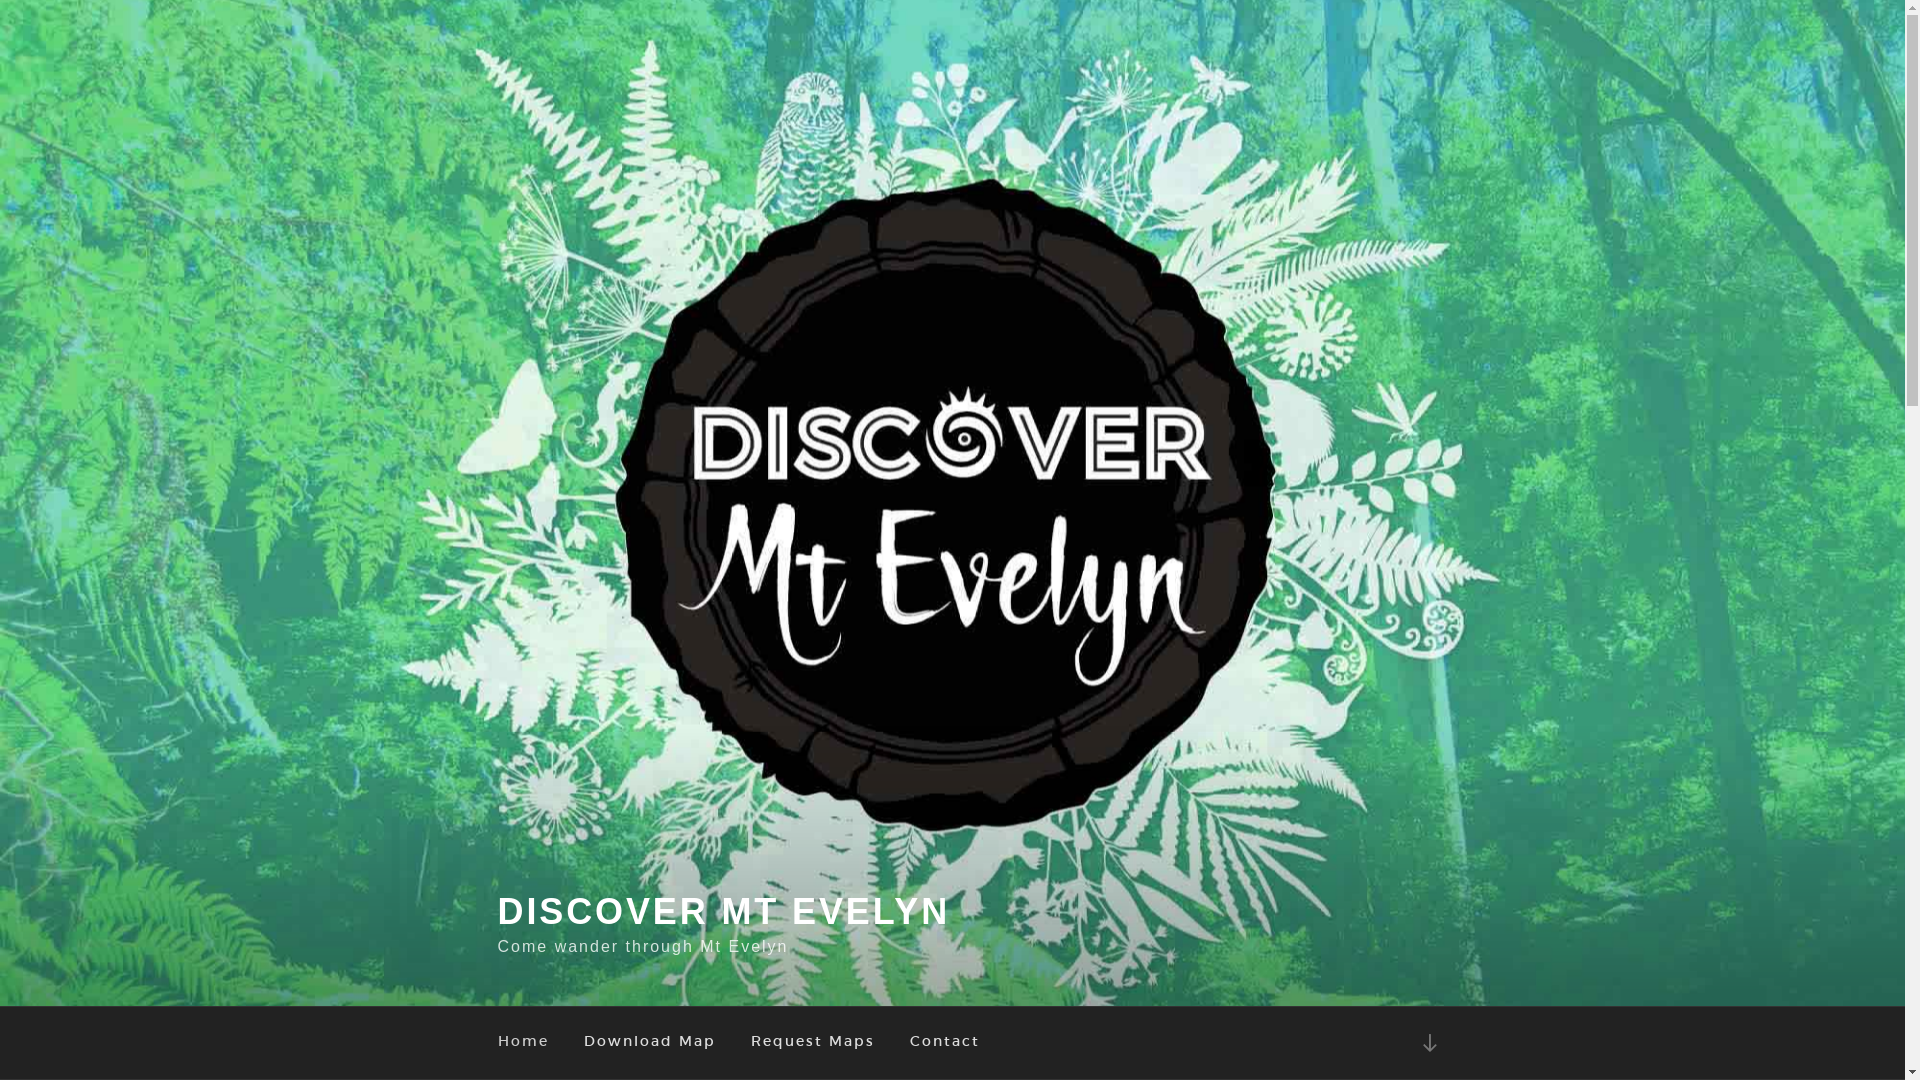 This screenshot has height=1080, width=1920. What do you see at coordinates (649, 1041) in the screenshot?
I see `'Download Map'` at bounding box center [649, 1041].